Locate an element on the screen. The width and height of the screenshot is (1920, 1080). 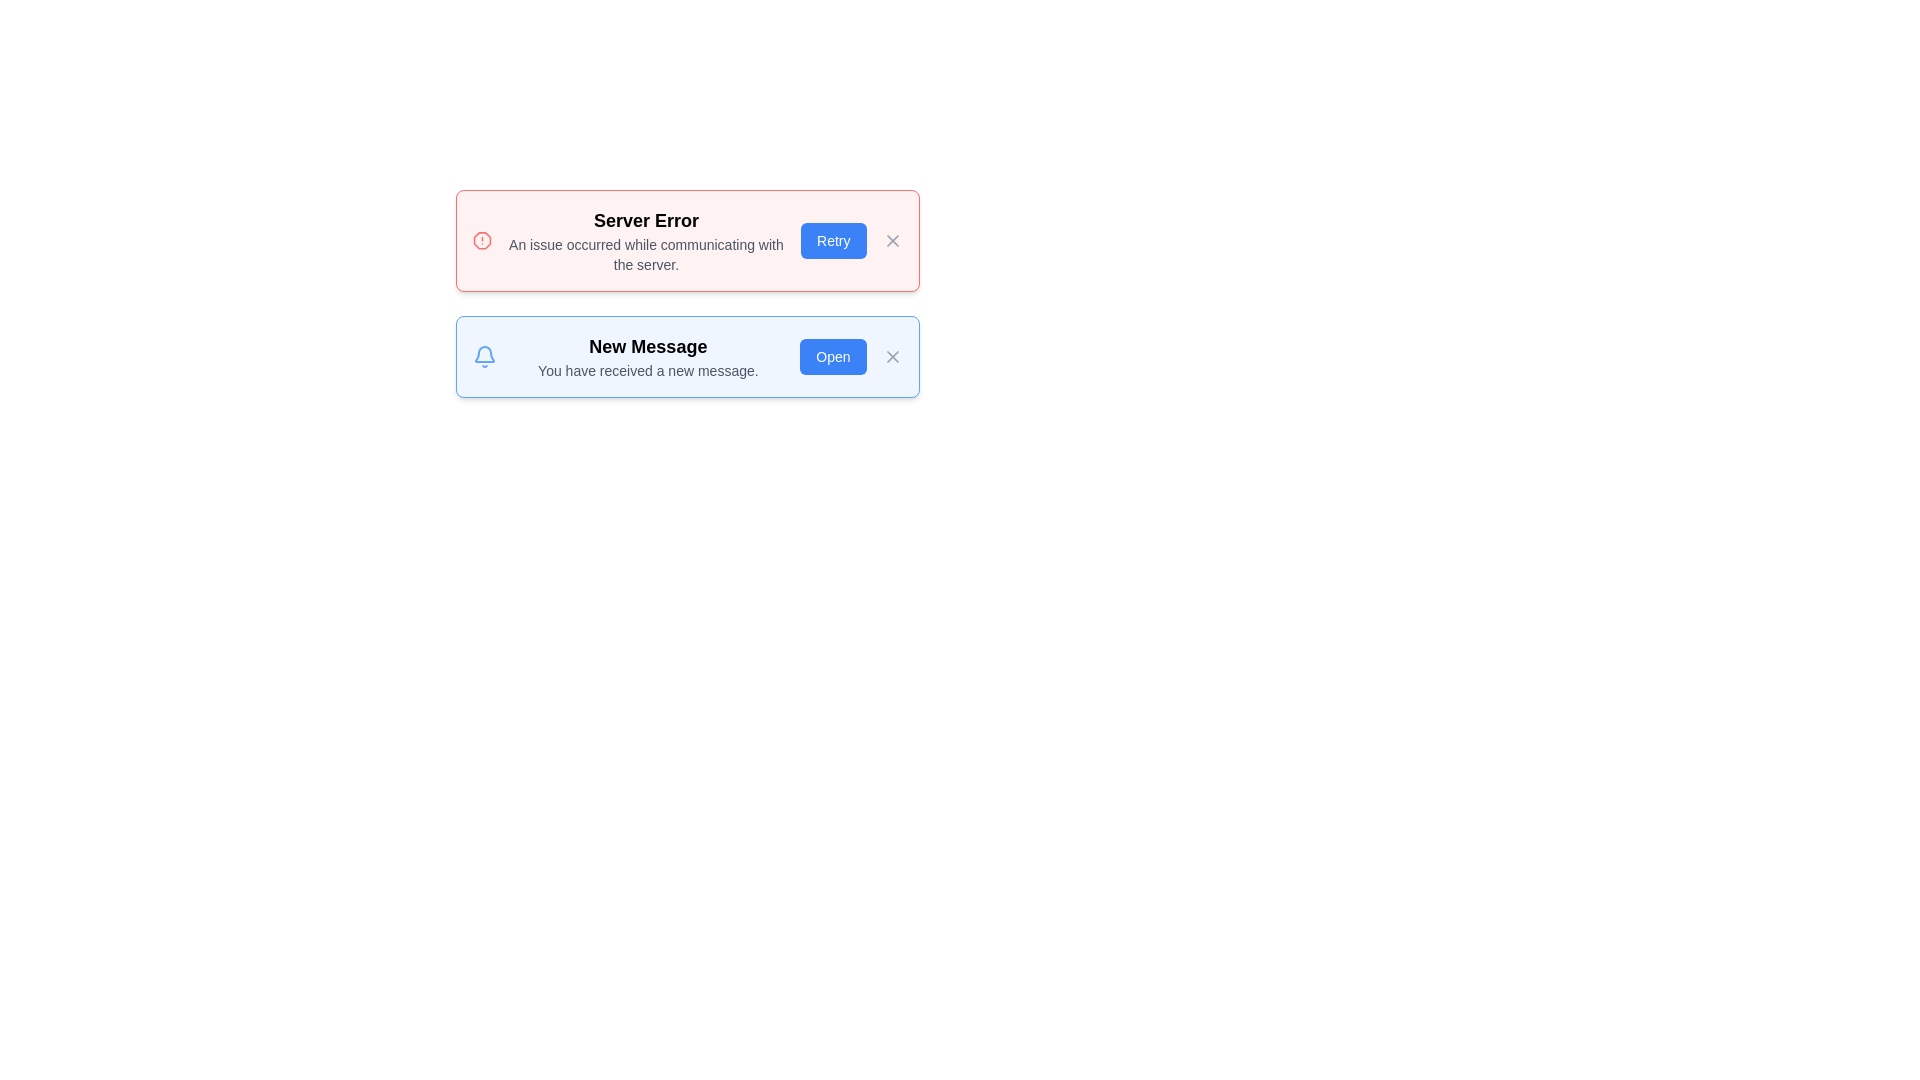
static text that states 'You have received a new message.' located below the title 'New Message' in the notification box is located at coordinates (648, 370).